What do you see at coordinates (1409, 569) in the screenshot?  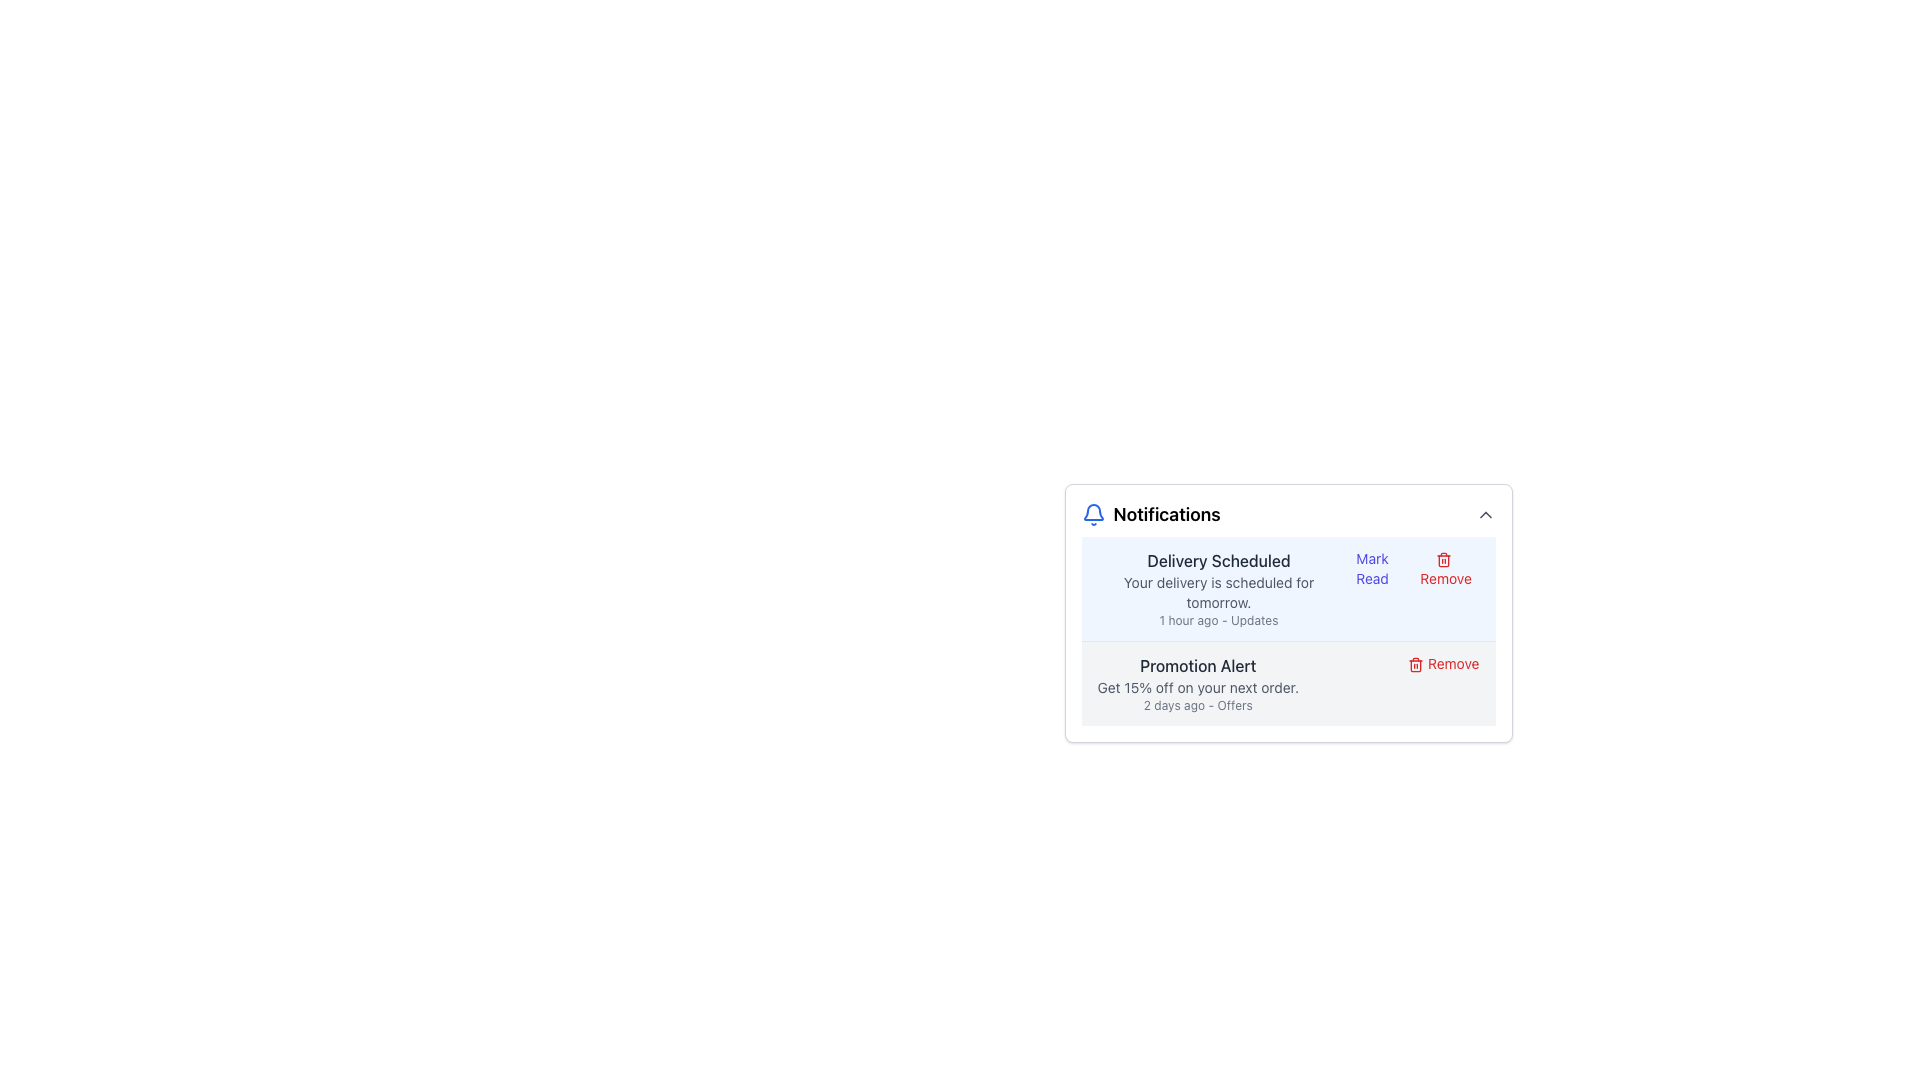 I see `the 'Remove' button in the Group of buttons located to the right of the 'Delivery Scheduled' notification` at bounding box center [1409, 569].